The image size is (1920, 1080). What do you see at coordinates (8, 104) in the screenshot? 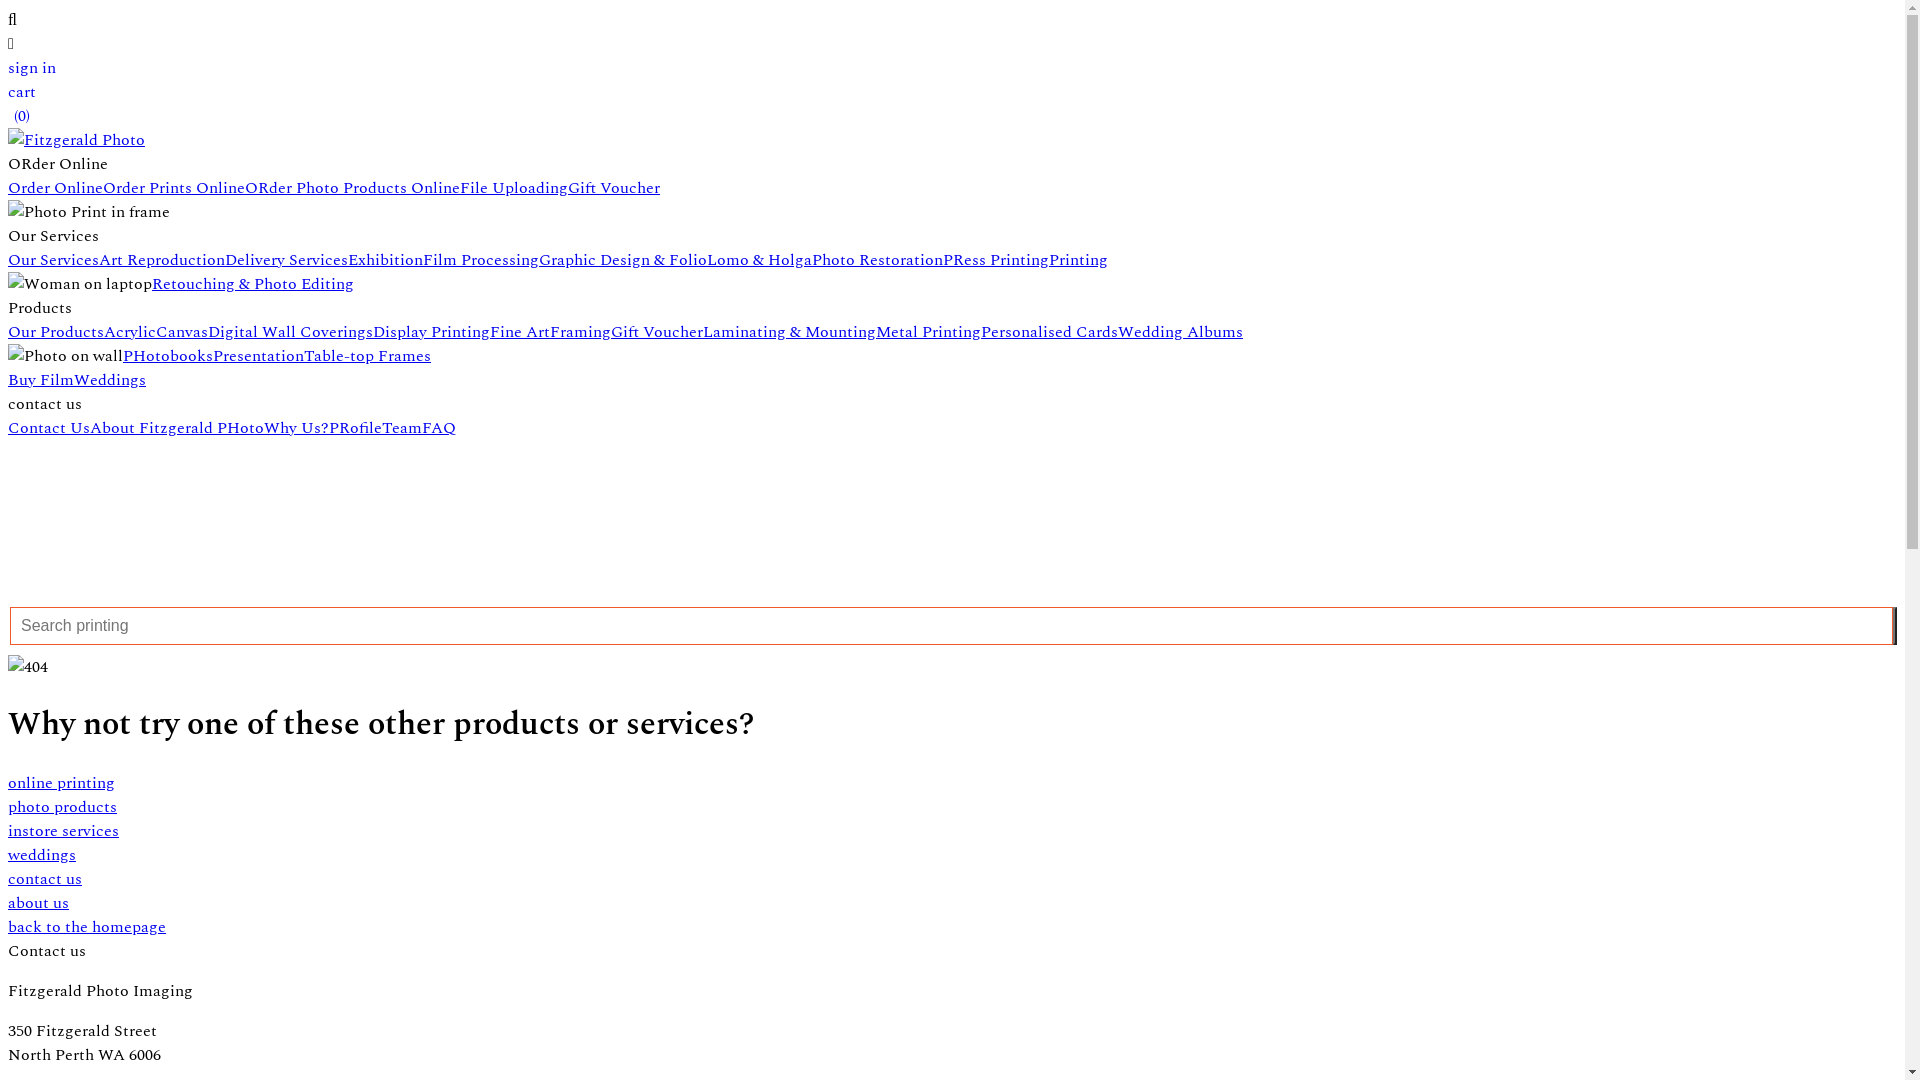
I see `'cart` at bounding box center [8, 104].